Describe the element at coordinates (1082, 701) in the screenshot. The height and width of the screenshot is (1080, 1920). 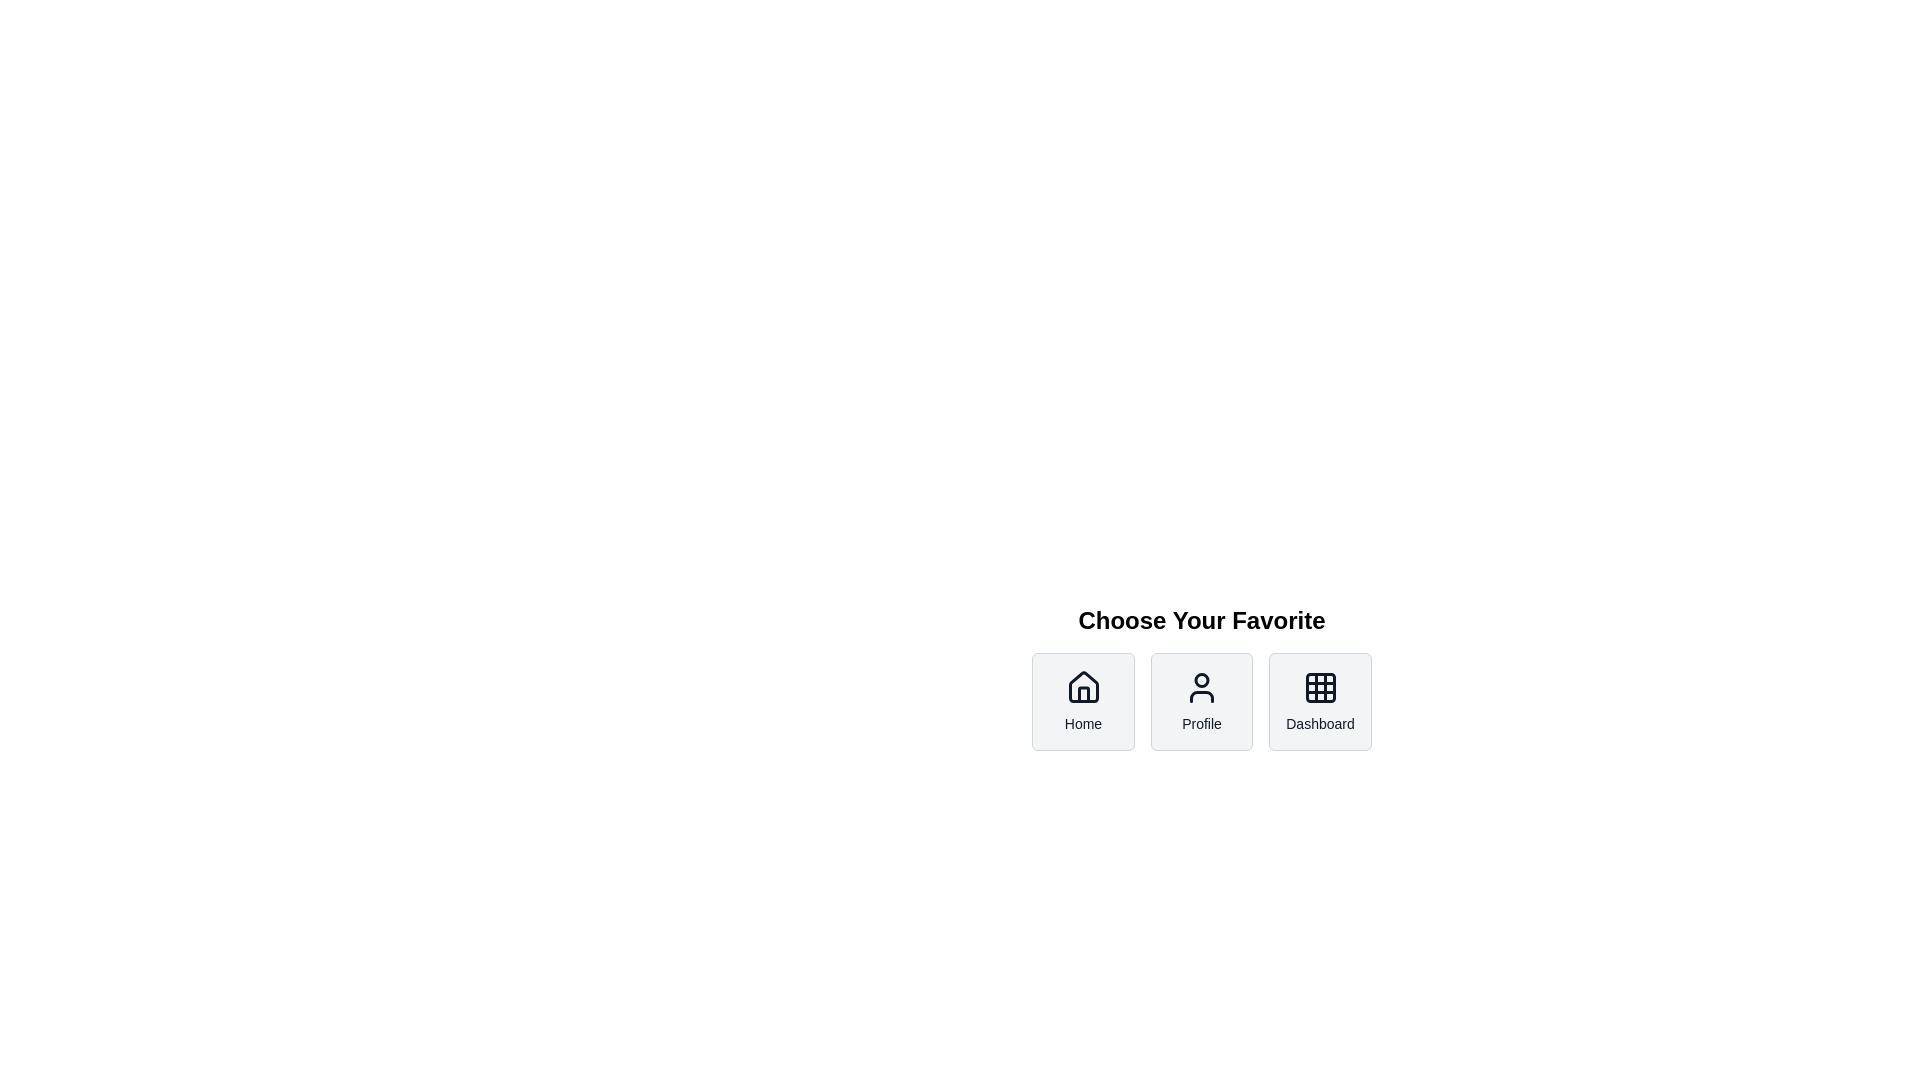
I see `the 'Home' button, which is a rounded rectangular tile with a light gray background and a house icon` at that location.